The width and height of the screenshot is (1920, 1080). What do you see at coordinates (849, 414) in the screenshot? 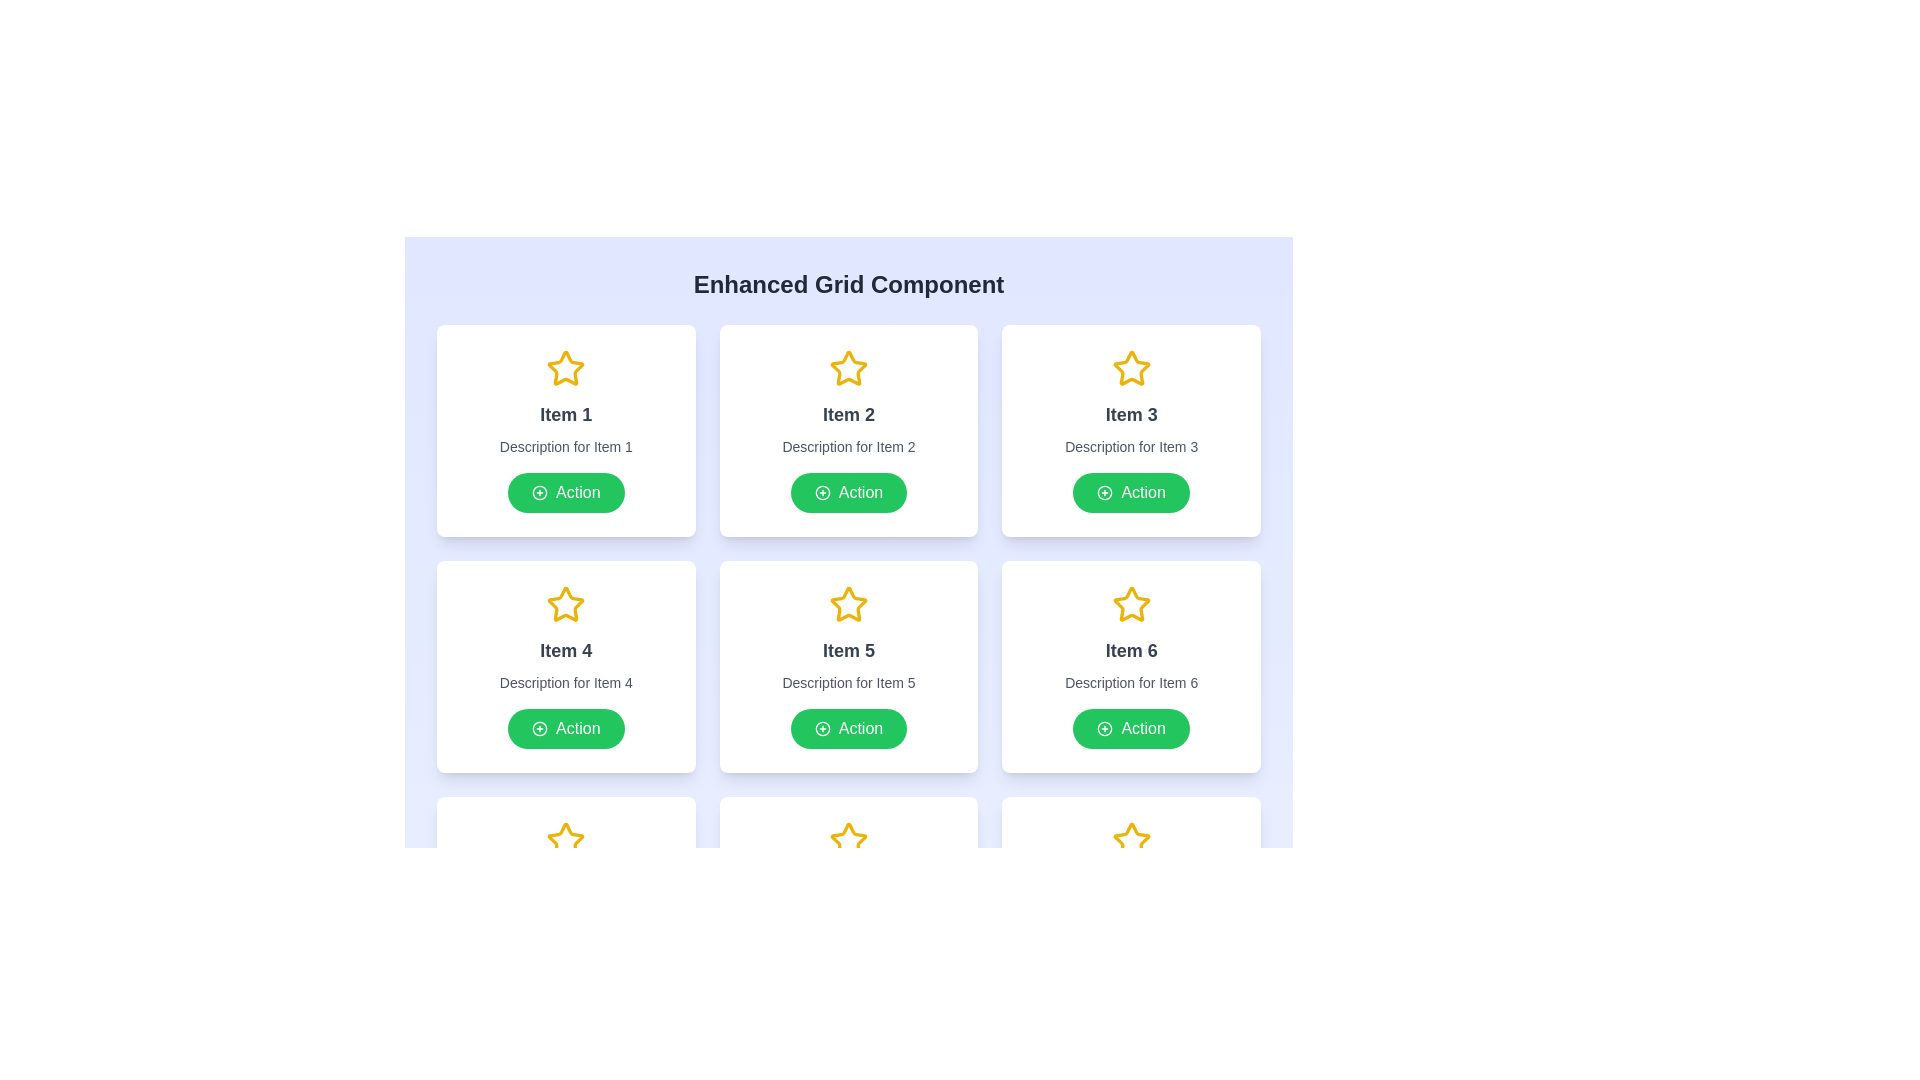
I see `the 'Item 2' text label, which is a bold label located in the second card of the first row in a grid layout, positioned below a yellow star icon` at bounding box center [849, 414].